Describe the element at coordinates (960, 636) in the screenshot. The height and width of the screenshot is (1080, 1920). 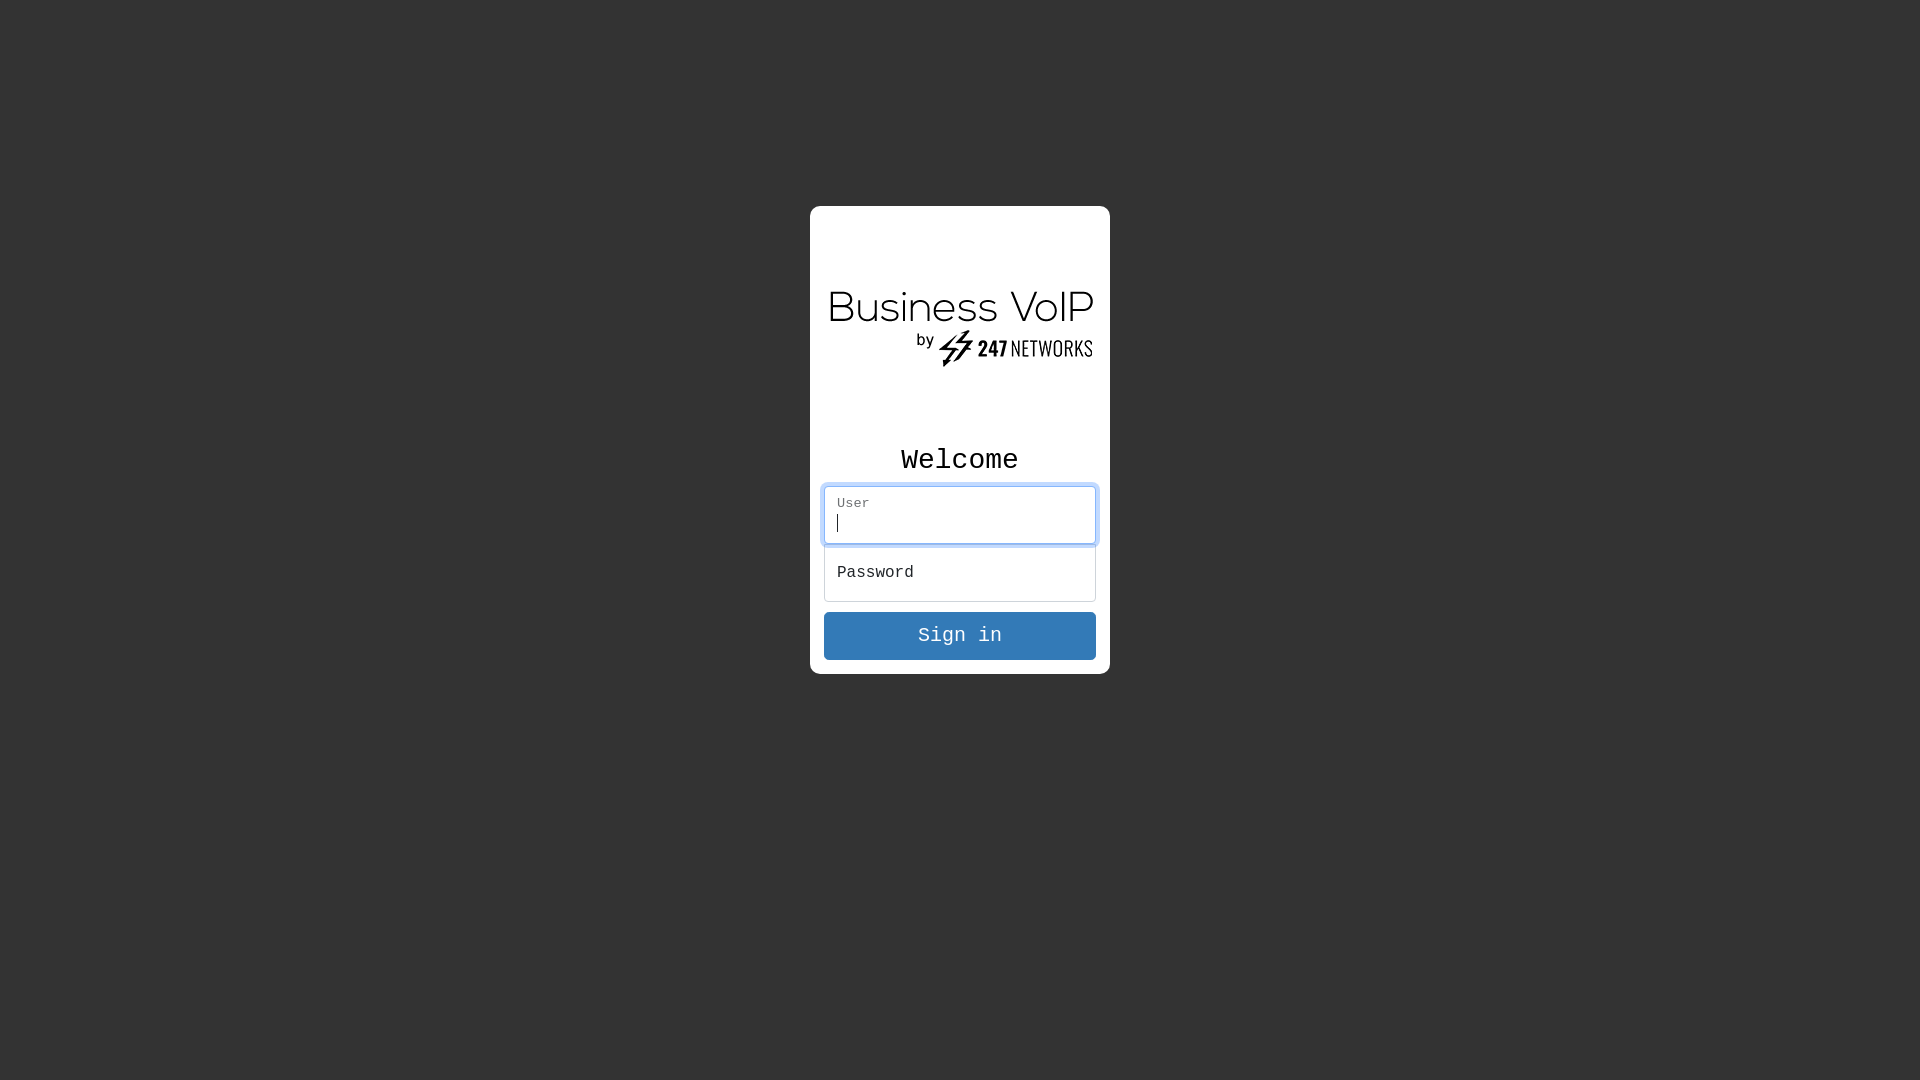
I see `'Sign in'` at that location.